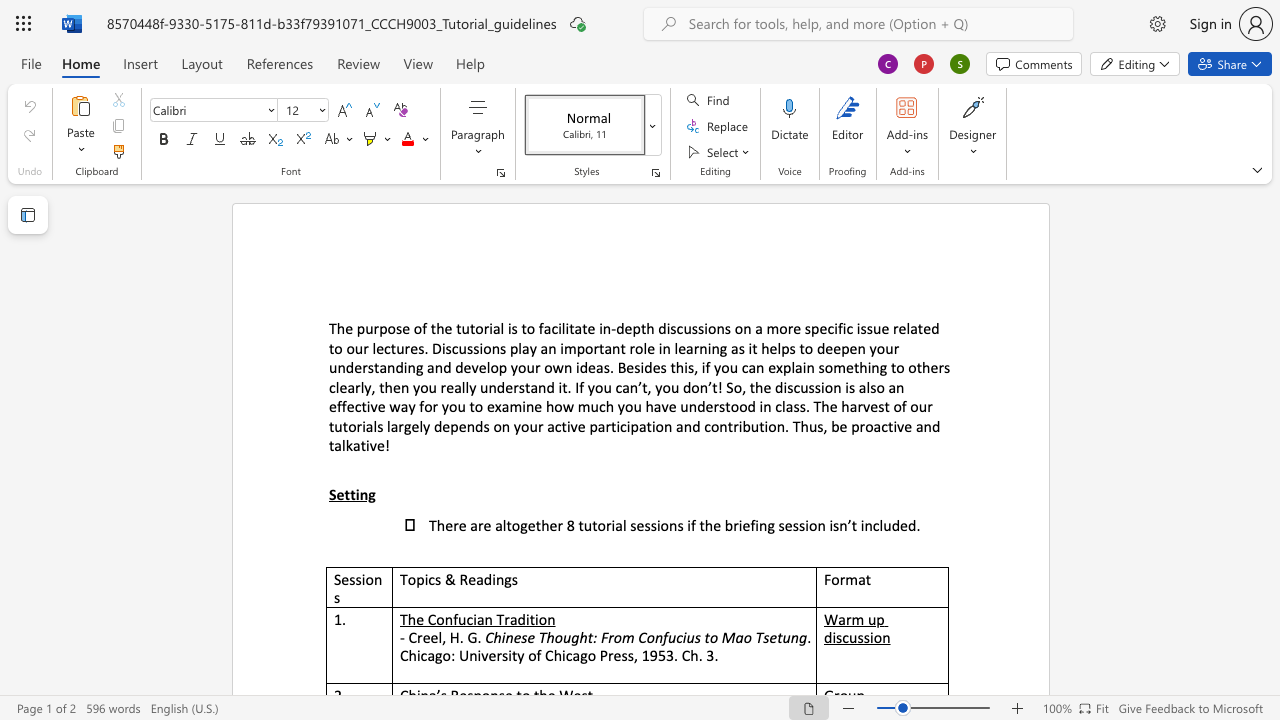 The width and height of the screenshot is (1280, 720). I want to click on the space between the continuous character "i" and "c" in the text, so click(428, 579).